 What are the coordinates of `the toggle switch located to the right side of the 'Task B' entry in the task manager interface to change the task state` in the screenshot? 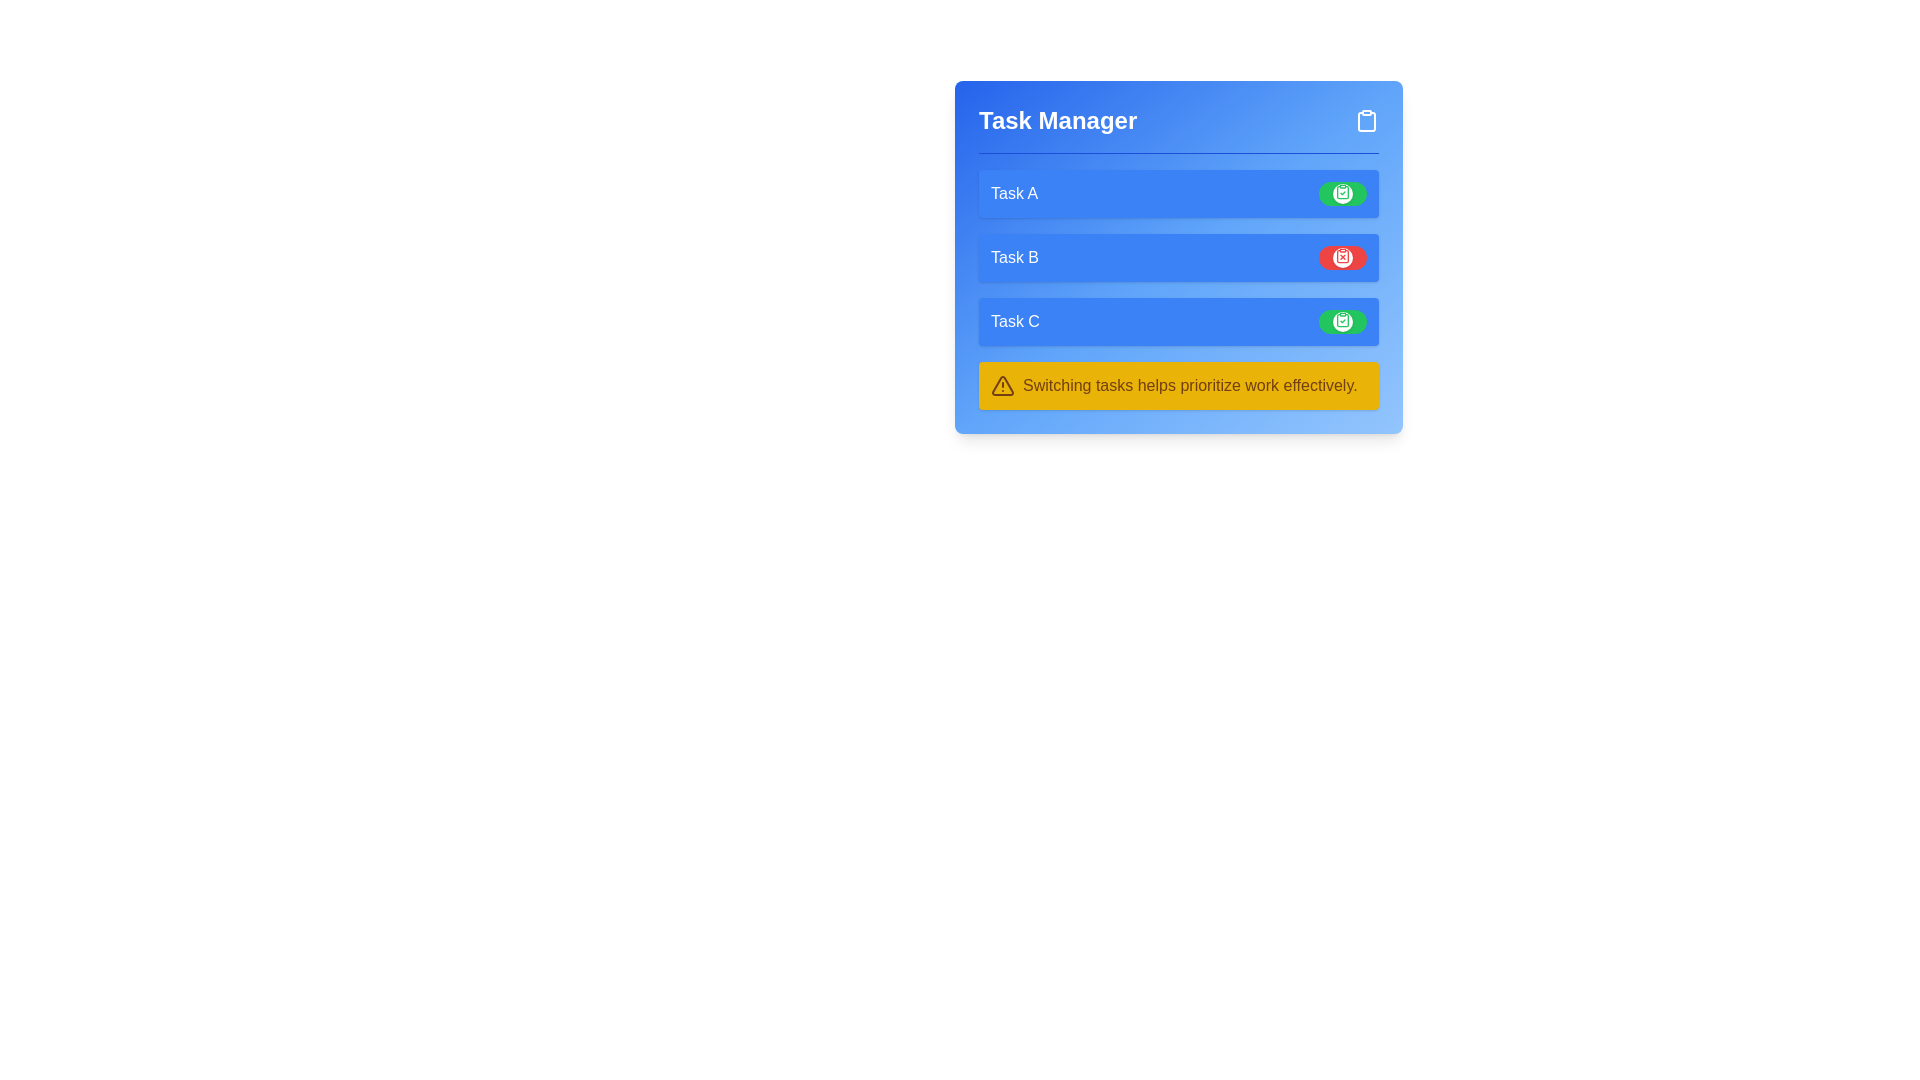 It's located at (1343, 257).